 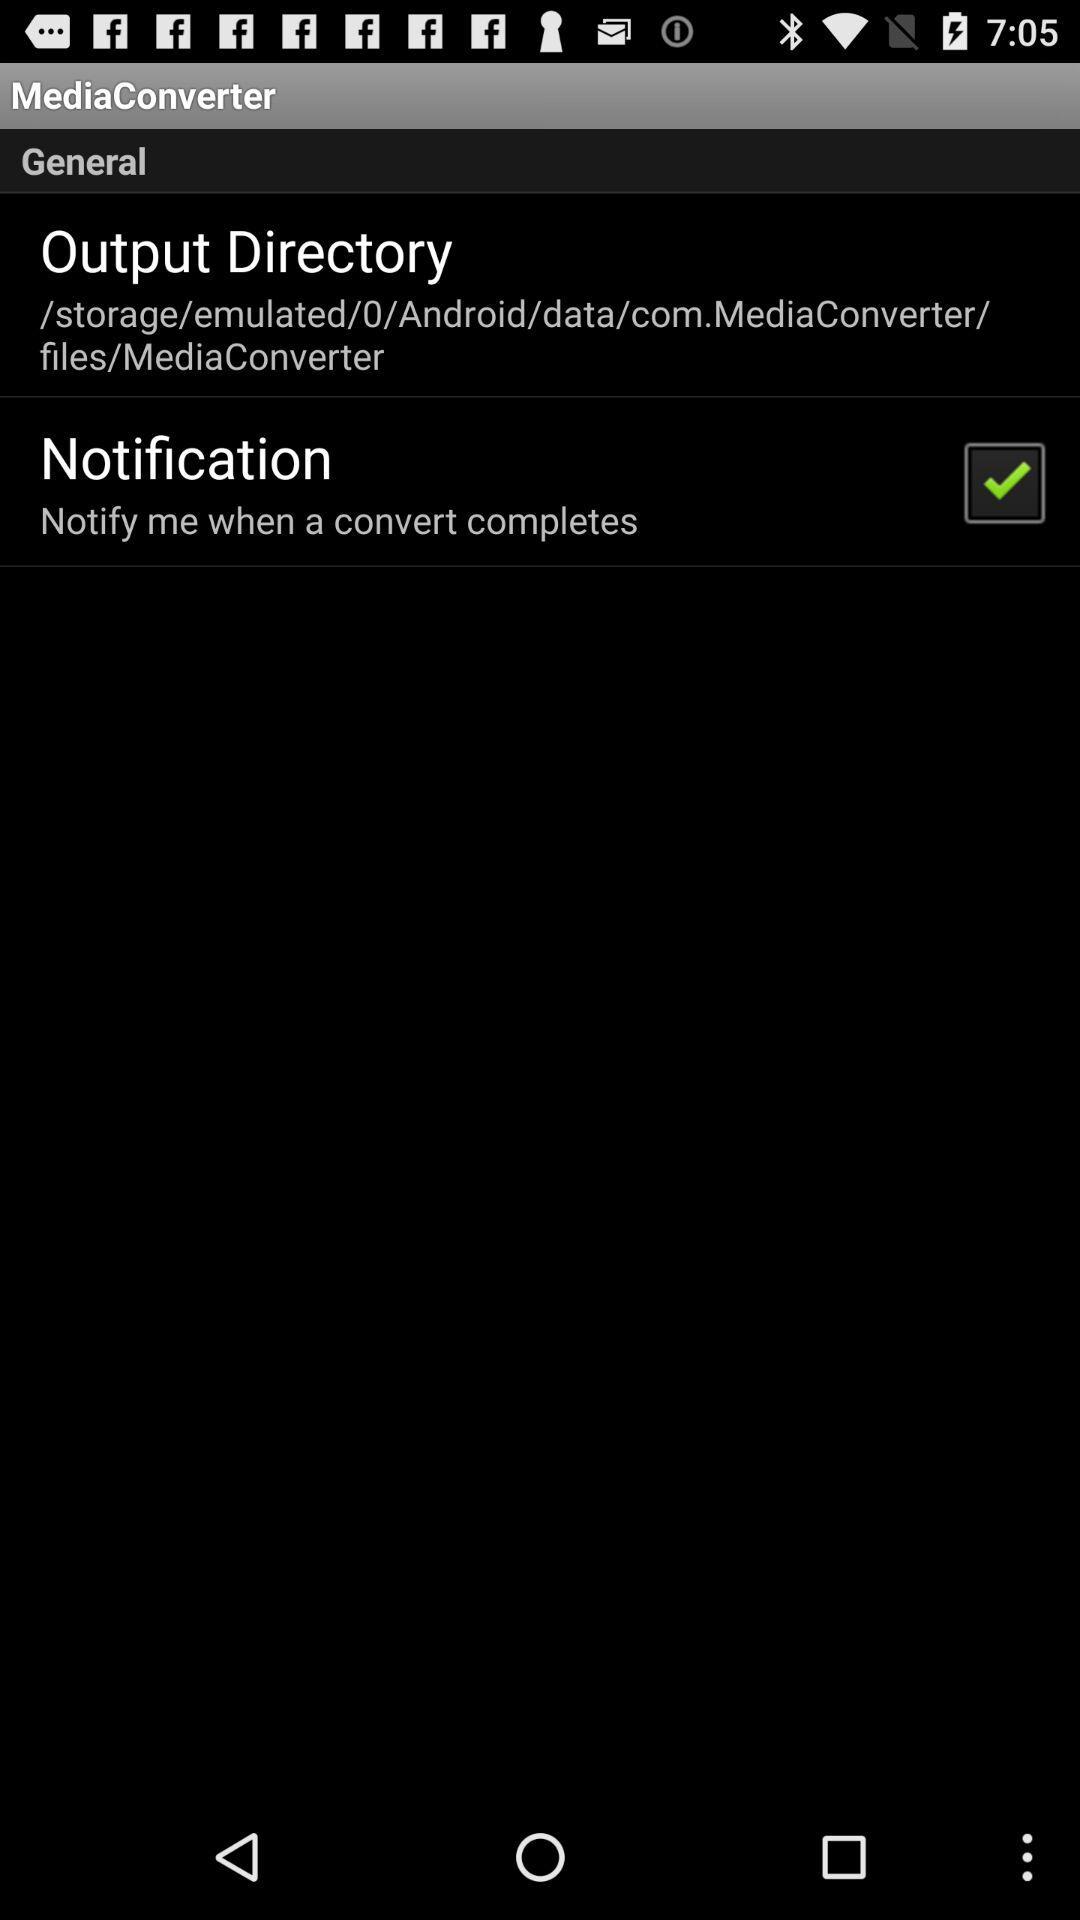 I want to click on icon above the storage emulated 0 icon, so click(x=245, y=248).